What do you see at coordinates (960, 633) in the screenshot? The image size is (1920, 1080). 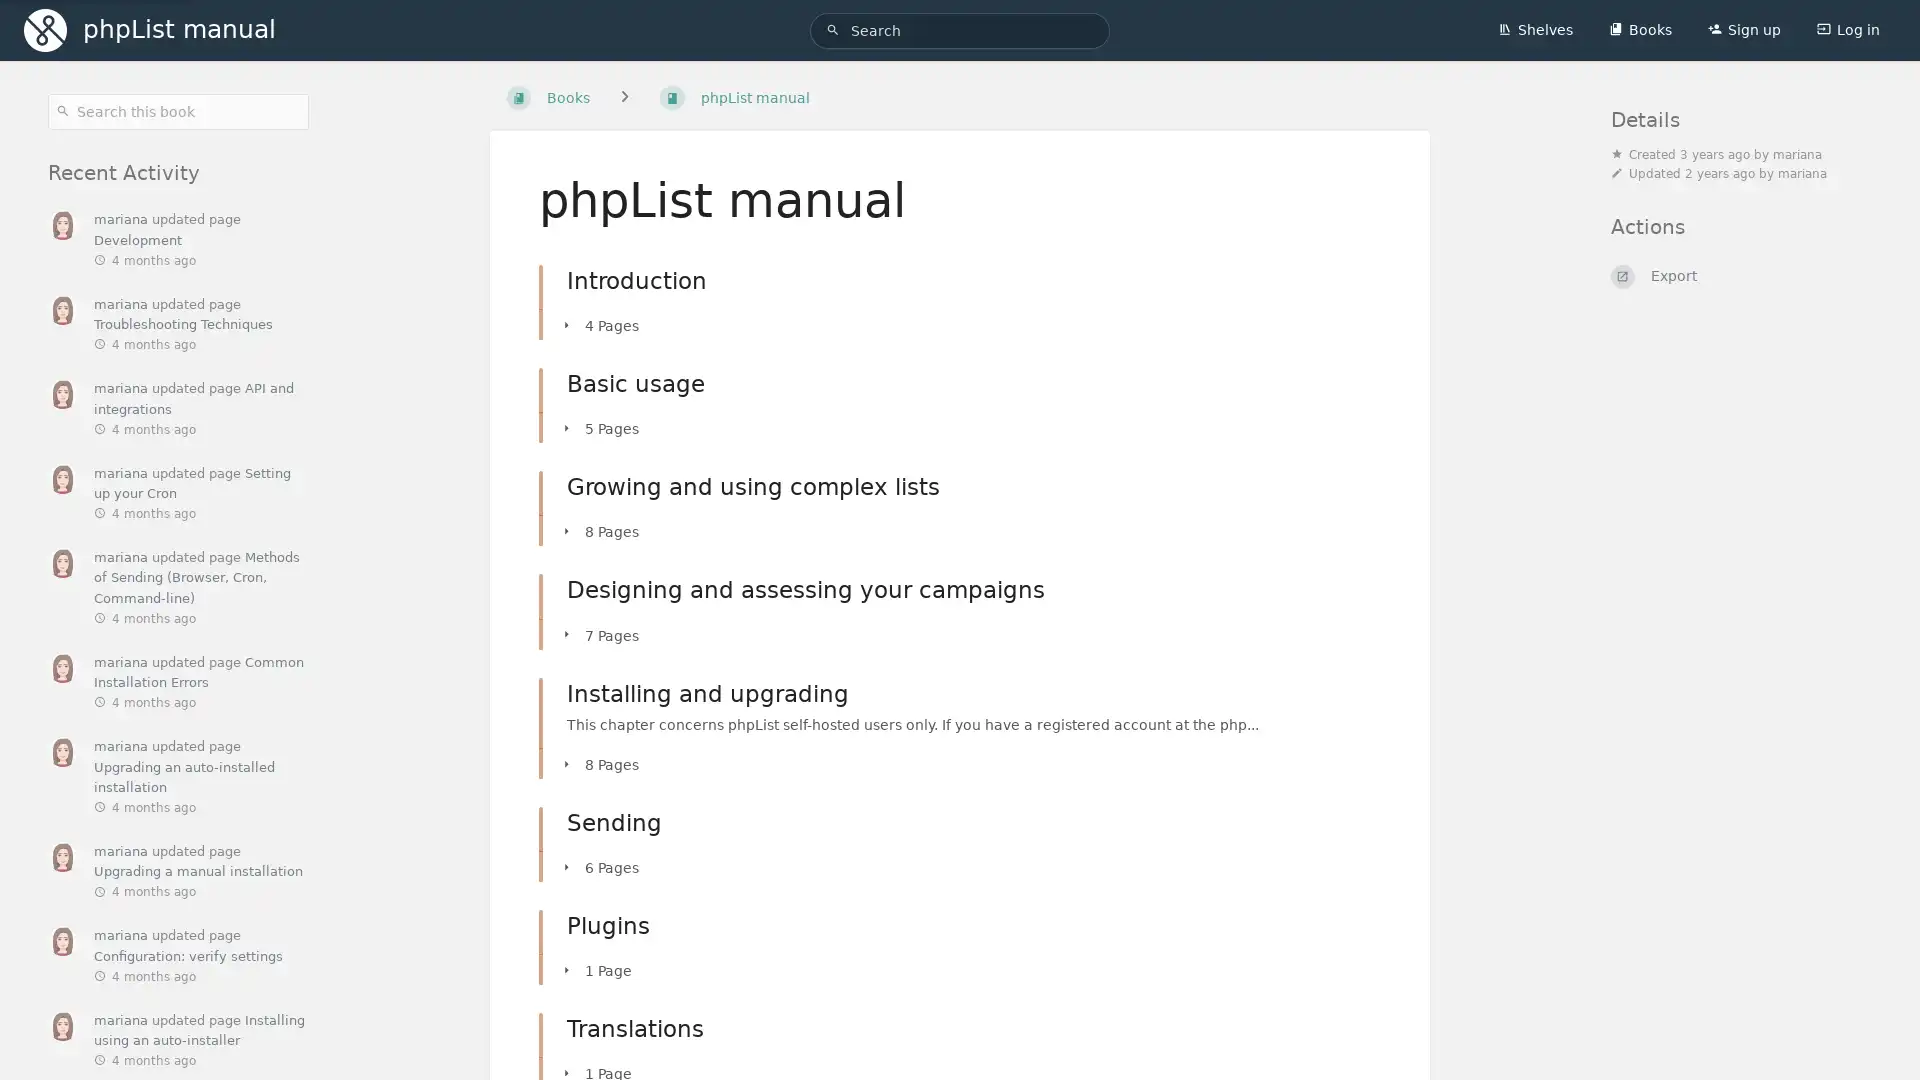 I see `7 Pages` at bounding box center [960, 633].